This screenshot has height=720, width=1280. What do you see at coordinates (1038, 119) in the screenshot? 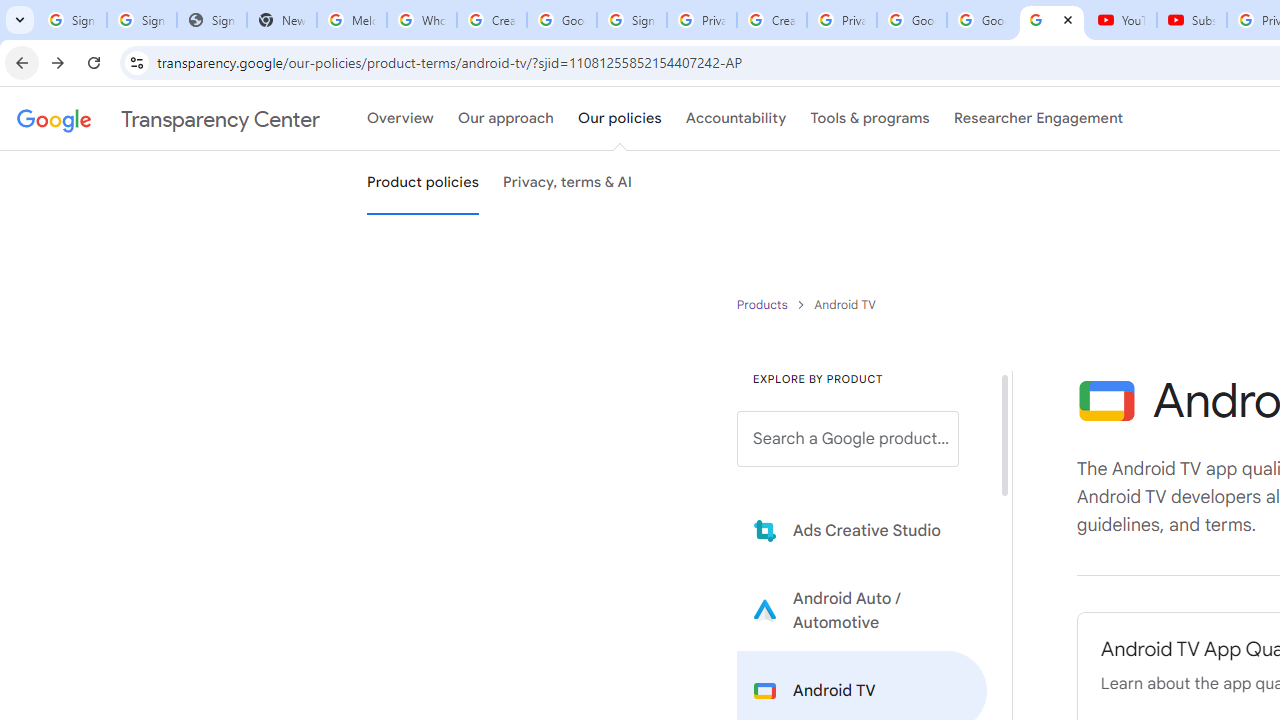
I see `'Researcher Engagement'` at bounding box center [1038, 119].